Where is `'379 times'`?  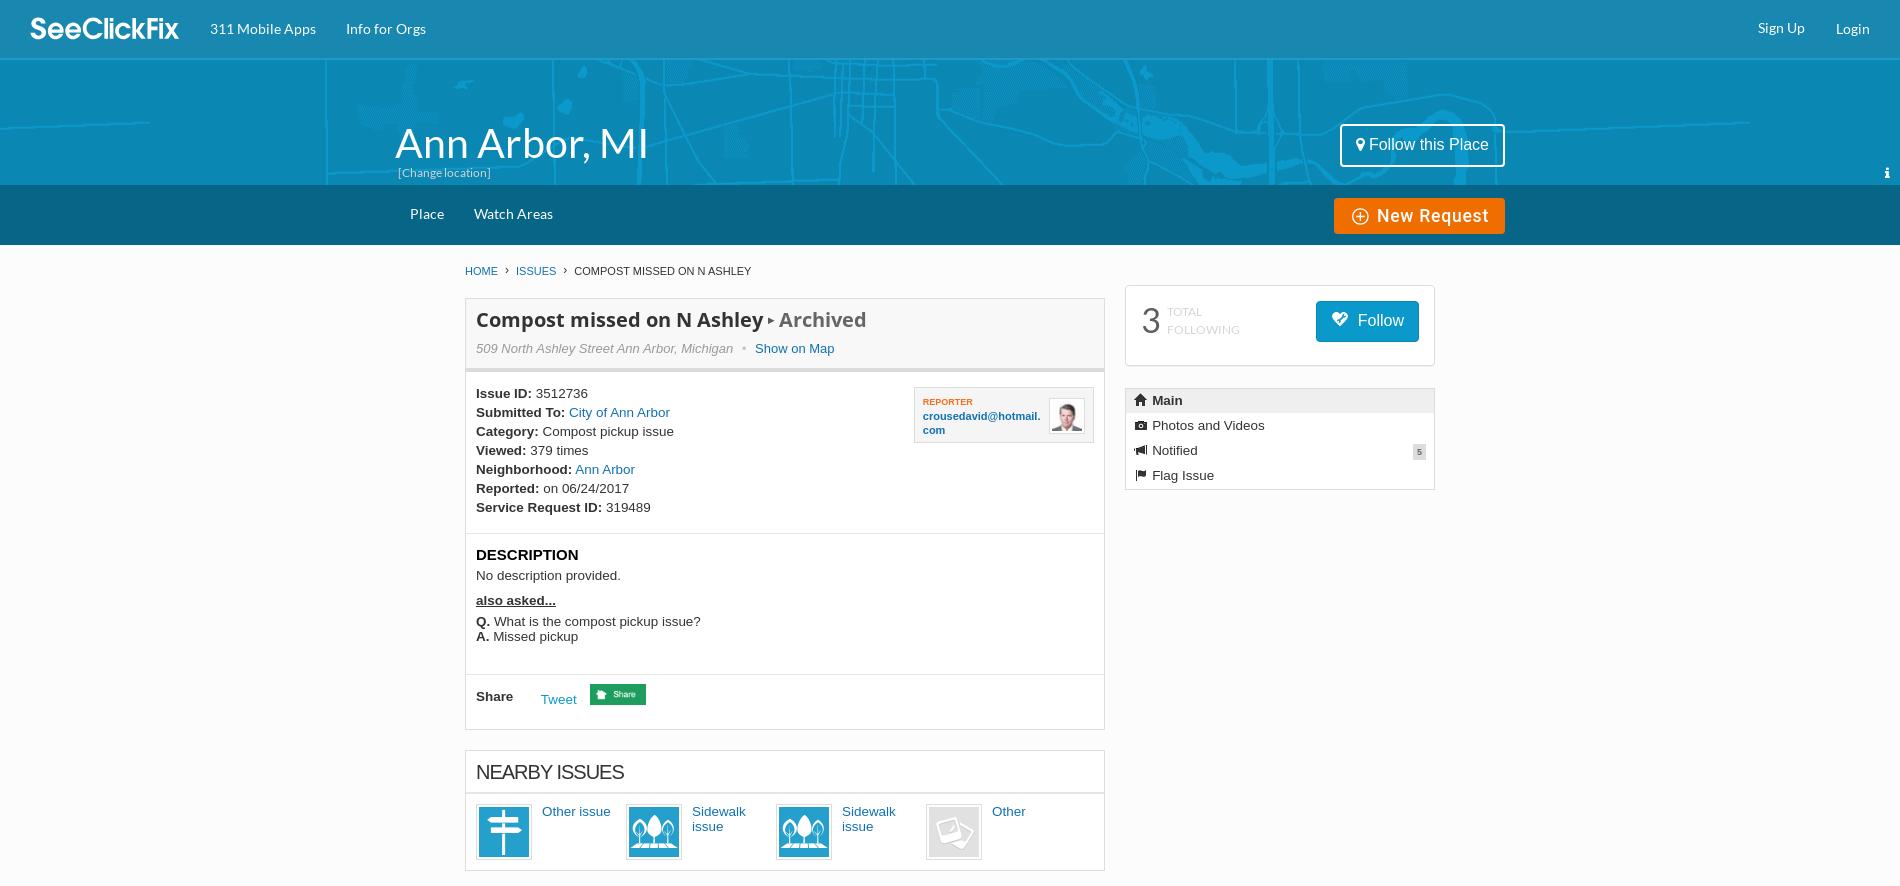
'379 times' is located at coordinates (557, 450).